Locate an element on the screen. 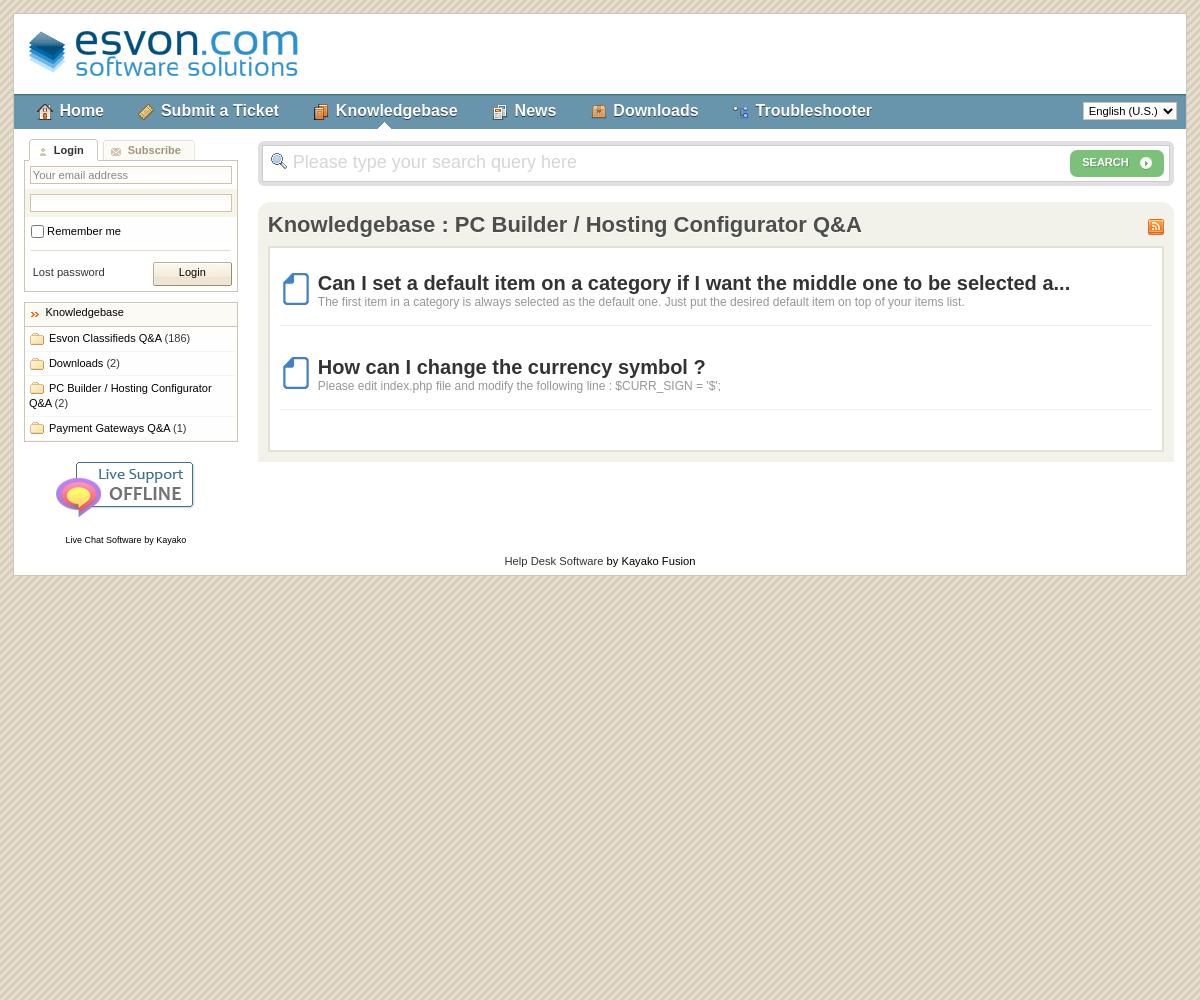  'Esvon Classifieds Q&A' is located at coordinates (105, 337).